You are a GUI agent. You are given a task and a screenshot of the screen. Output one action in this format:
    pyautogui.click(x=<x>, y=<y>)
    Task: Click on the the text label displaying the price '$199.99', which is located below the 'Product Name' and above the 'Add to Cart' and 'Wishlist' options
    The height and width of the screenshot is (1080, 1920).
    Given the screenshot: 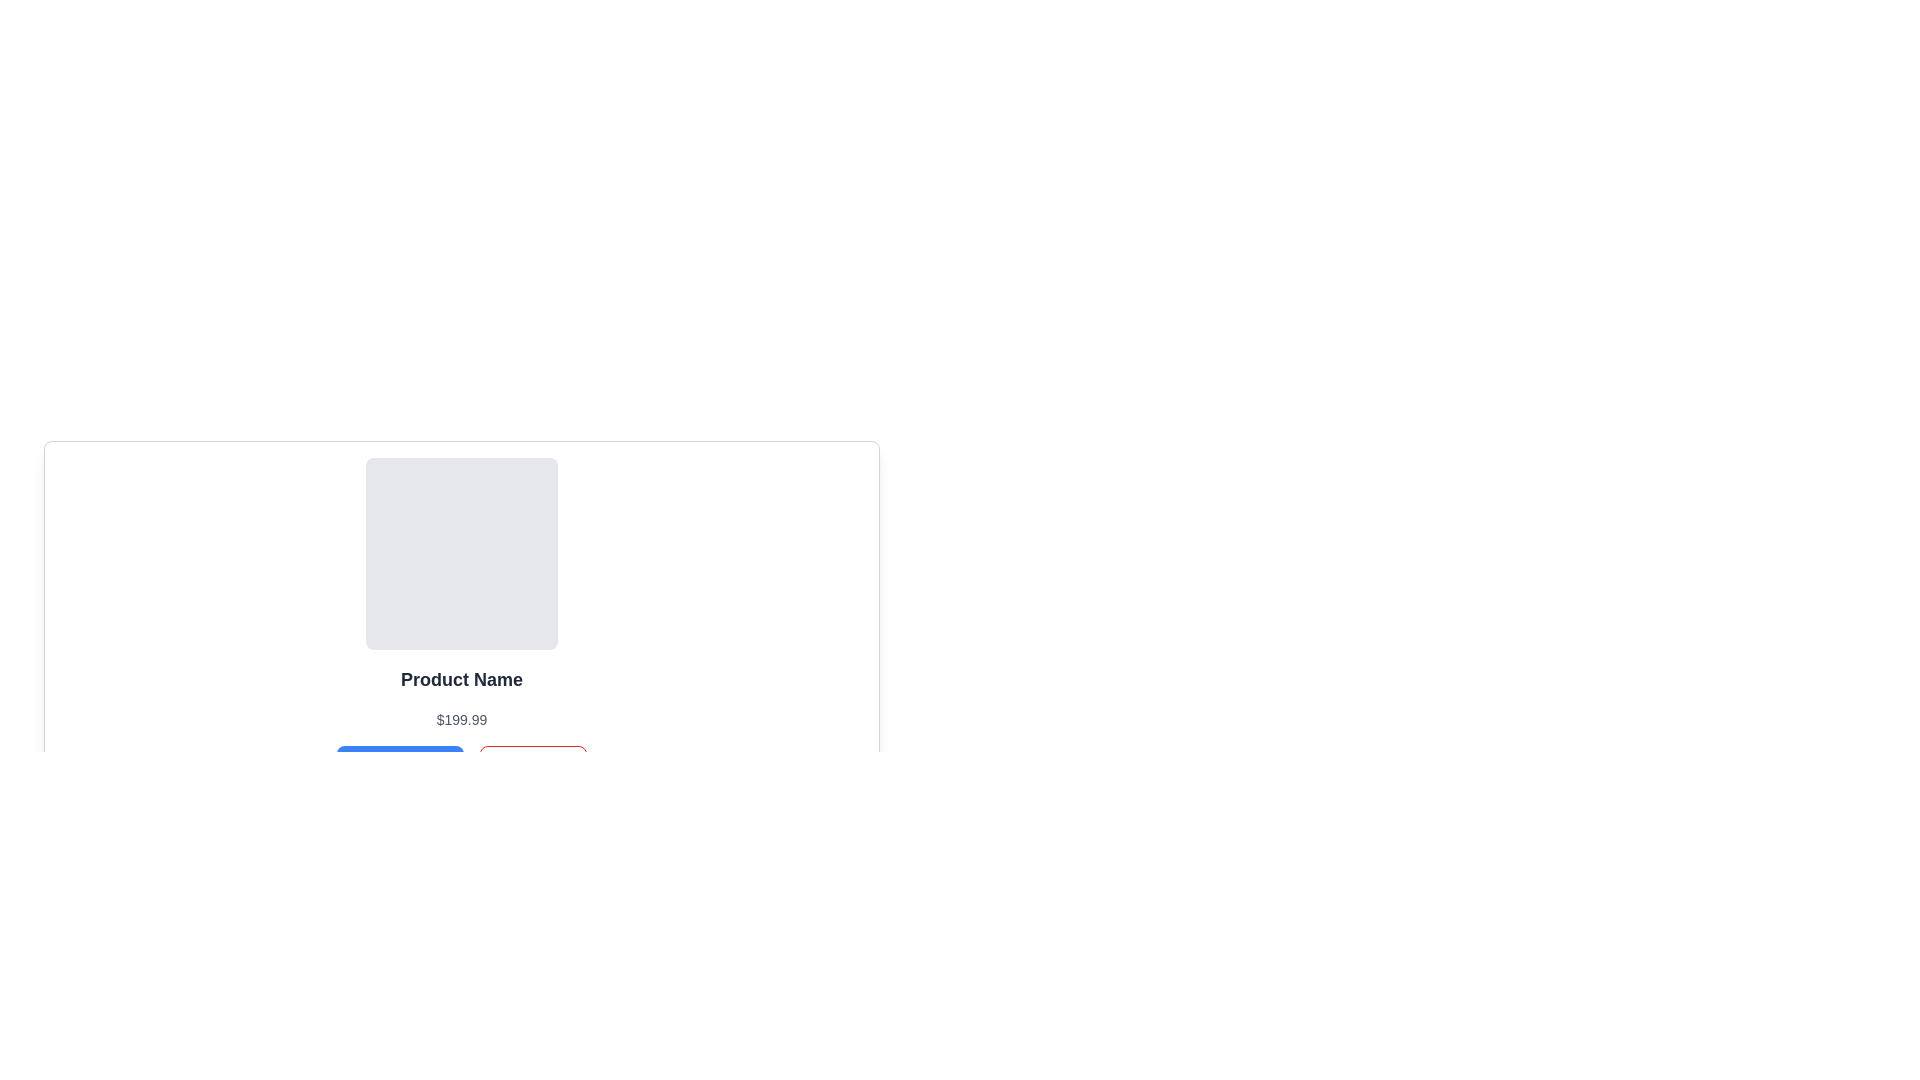 What is the action you would take?
    pyautogui.click(x=460, y=720)
    